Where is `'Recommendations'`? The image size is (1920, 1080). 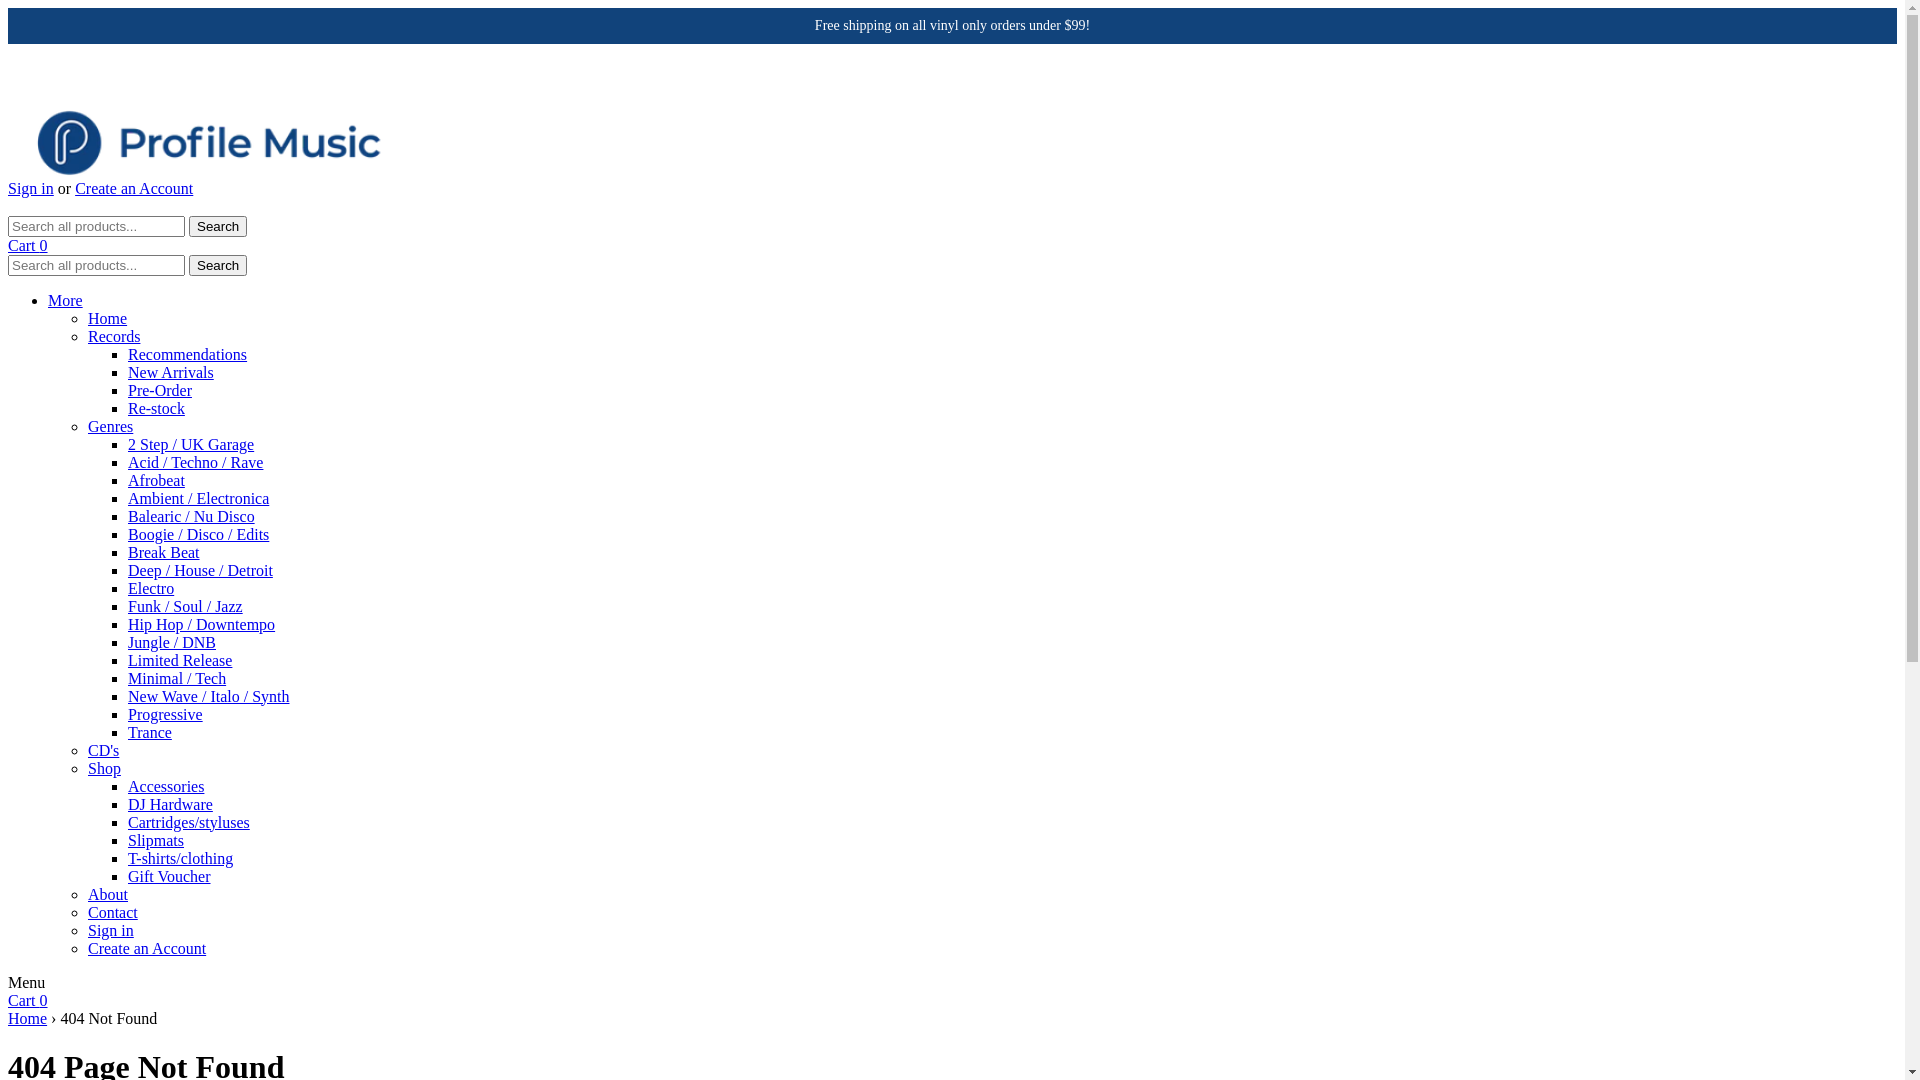 'Recommendations' is located at coordinates (127, 353).